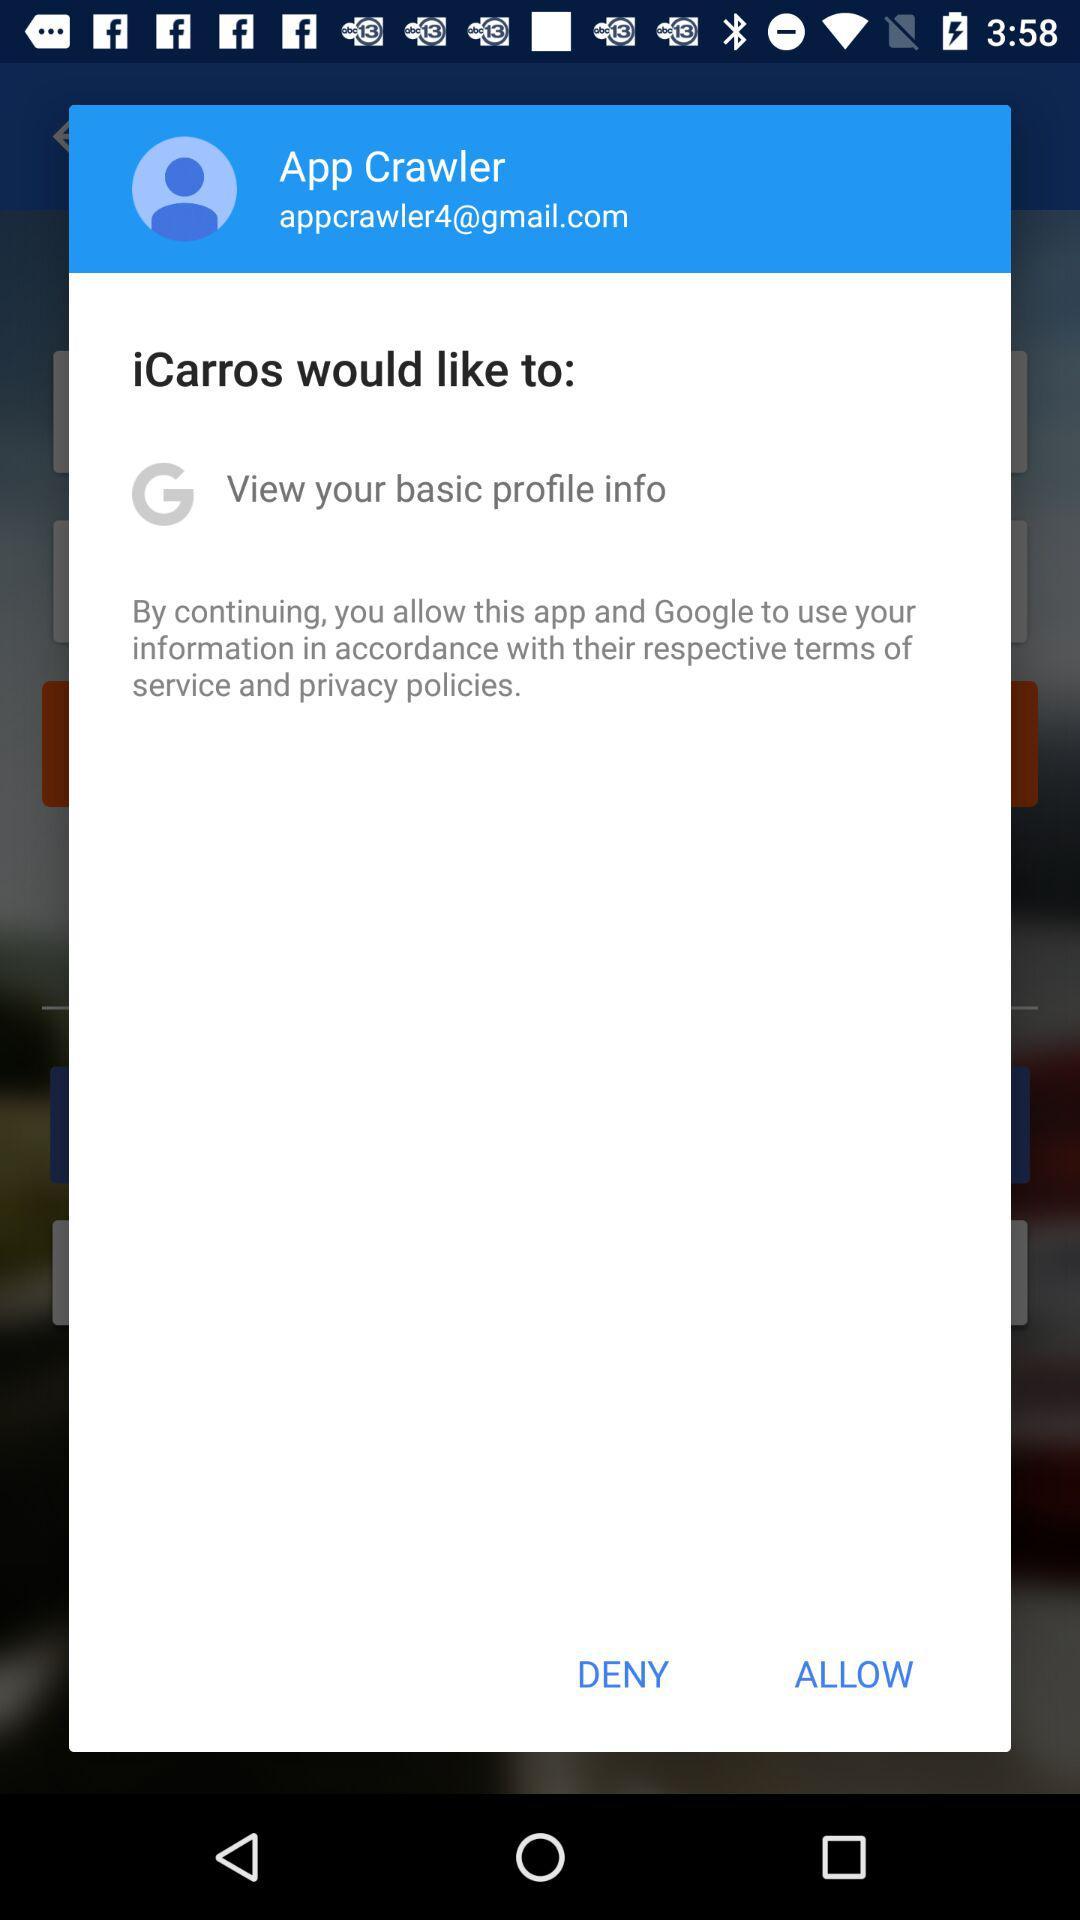  What do you see at coordinates (184, 188) in the screenshot?
I see `the app above the icarros would like app` at bounding box center [184, 188].